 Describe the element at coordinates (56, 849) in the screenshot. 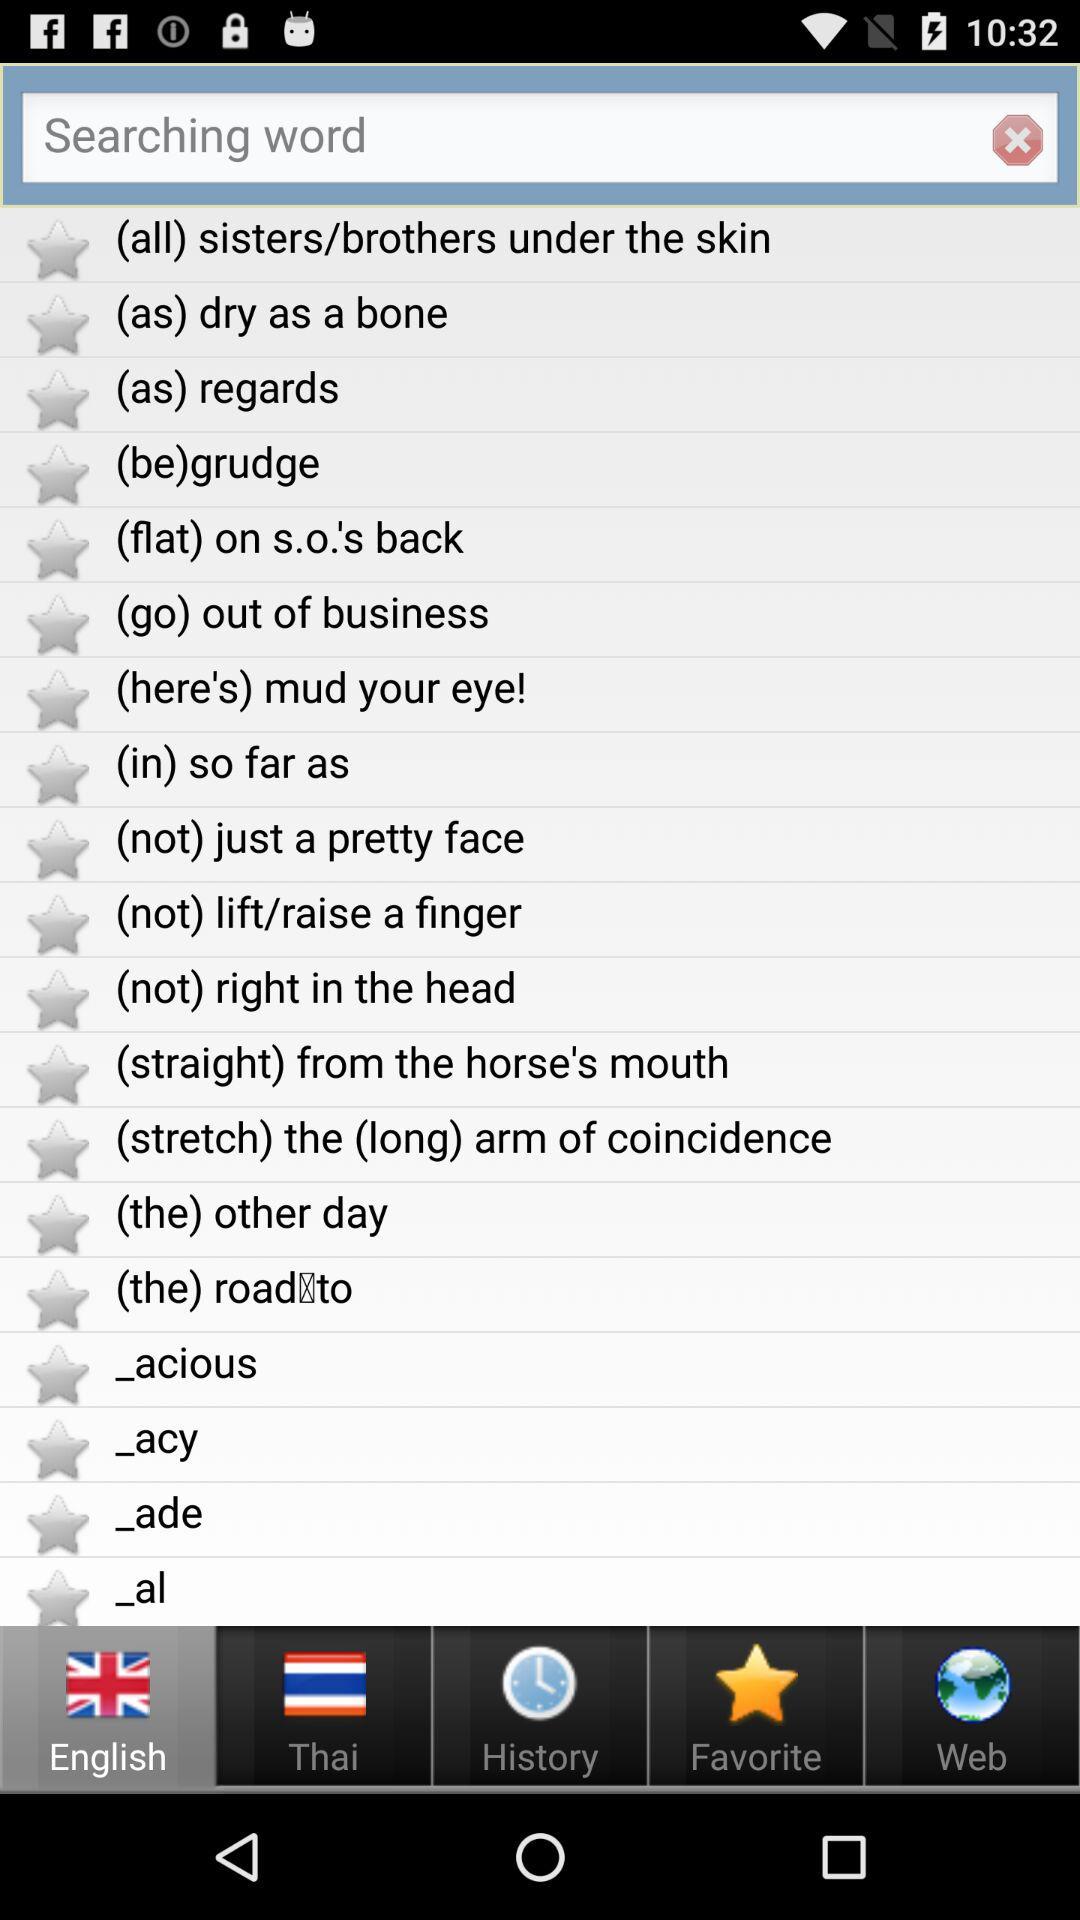

I see `the star icon on left to the text not just a pretty face on the web page` at that location.